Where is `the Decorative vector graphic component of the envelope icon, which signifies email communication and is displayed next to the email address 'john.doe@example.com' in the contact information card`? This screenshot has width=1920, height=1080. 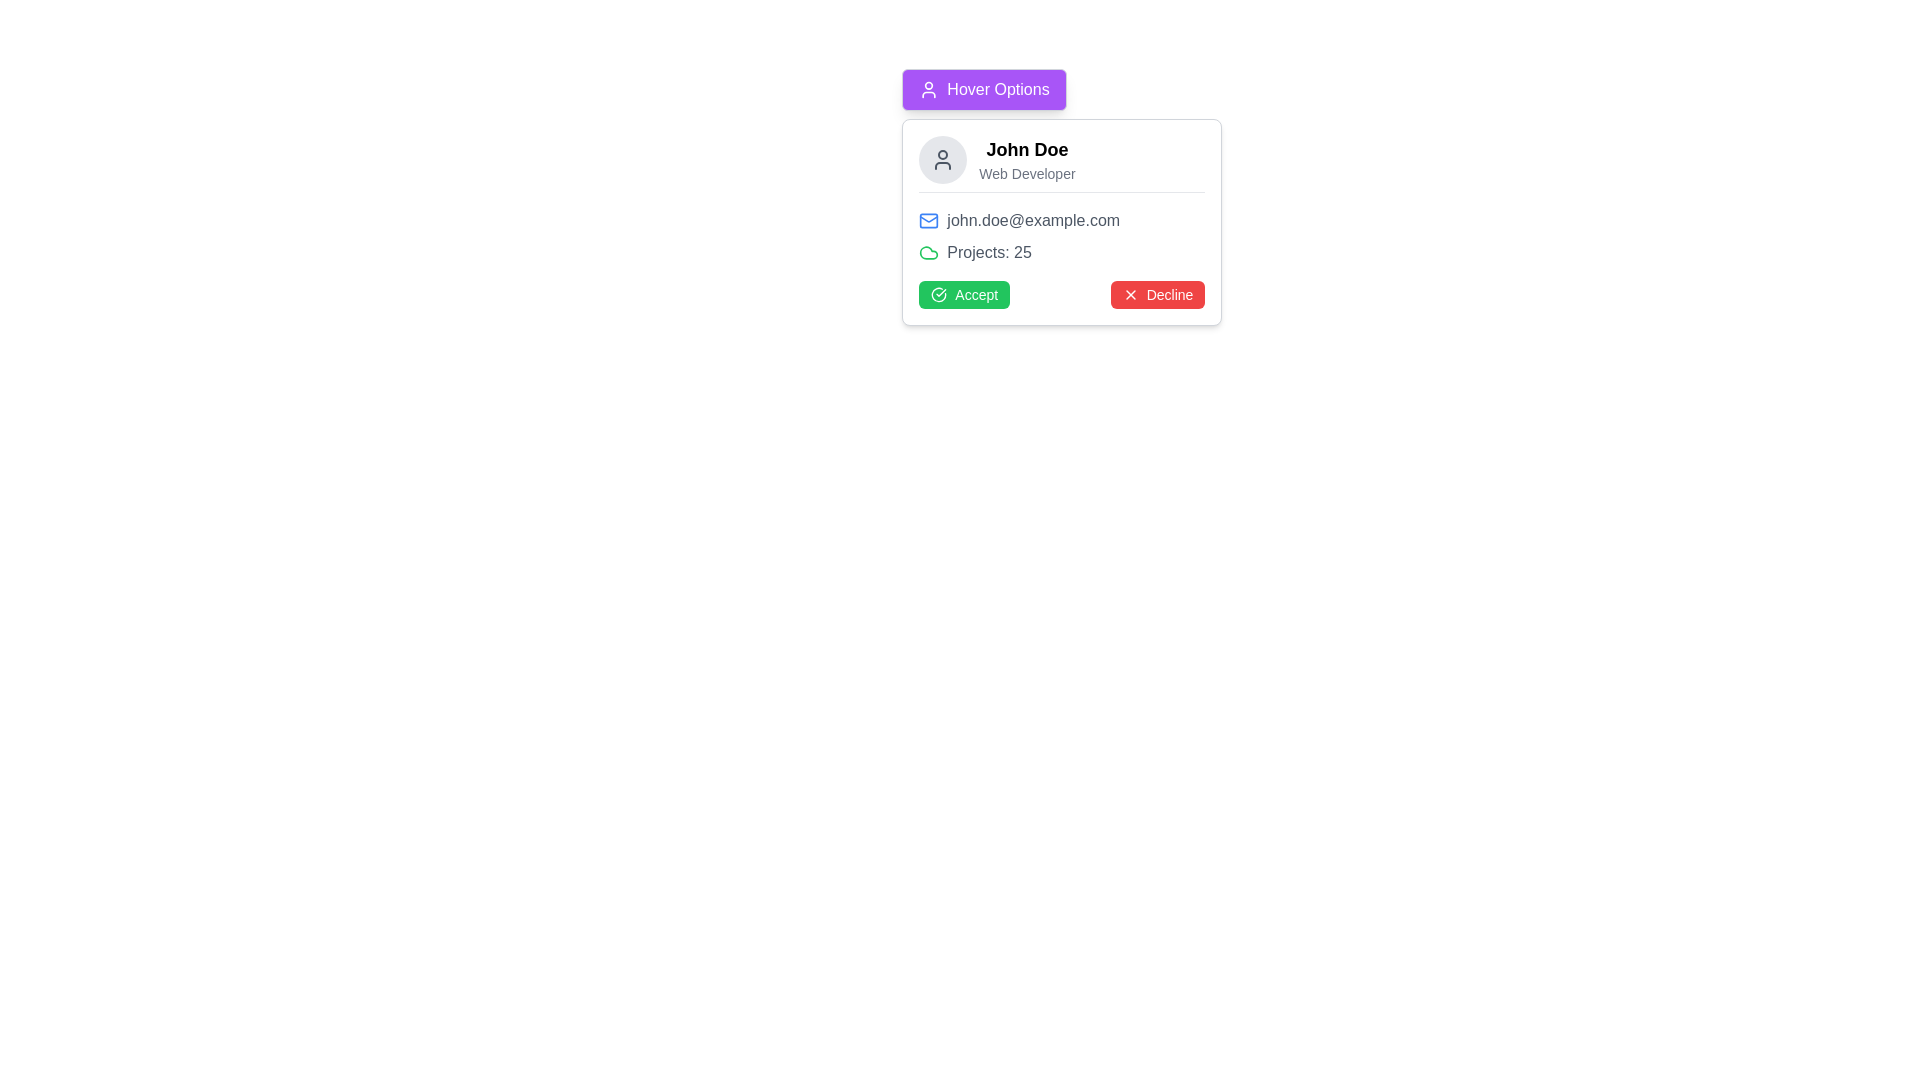 the Decorative vector graphic component of the envelope icon, which signifies email communication and is displayed next to the email address 'john.doe@example.com' in the contact information card is located at coordinates (928, 219).